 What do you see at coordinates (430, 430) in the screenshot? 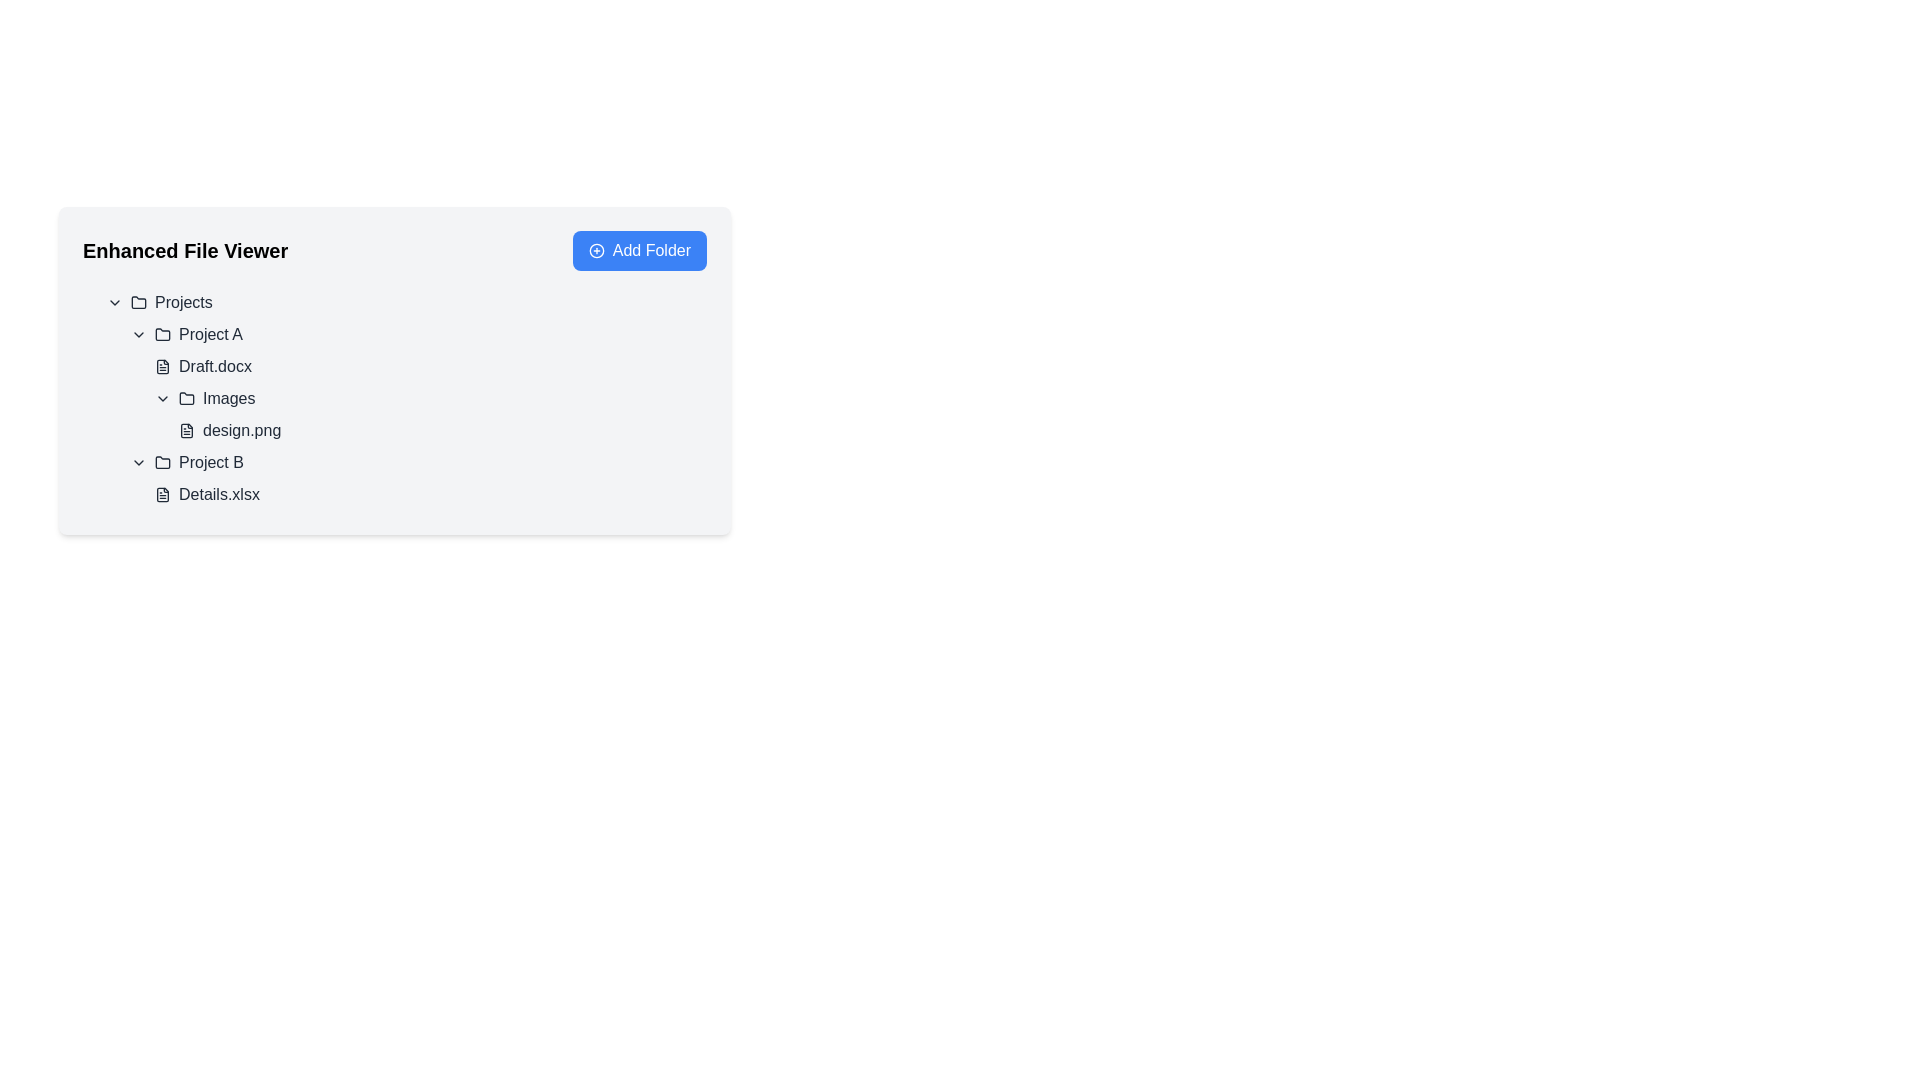
I see `the file entry named 'design.png'` at bounding box center [430, 430].